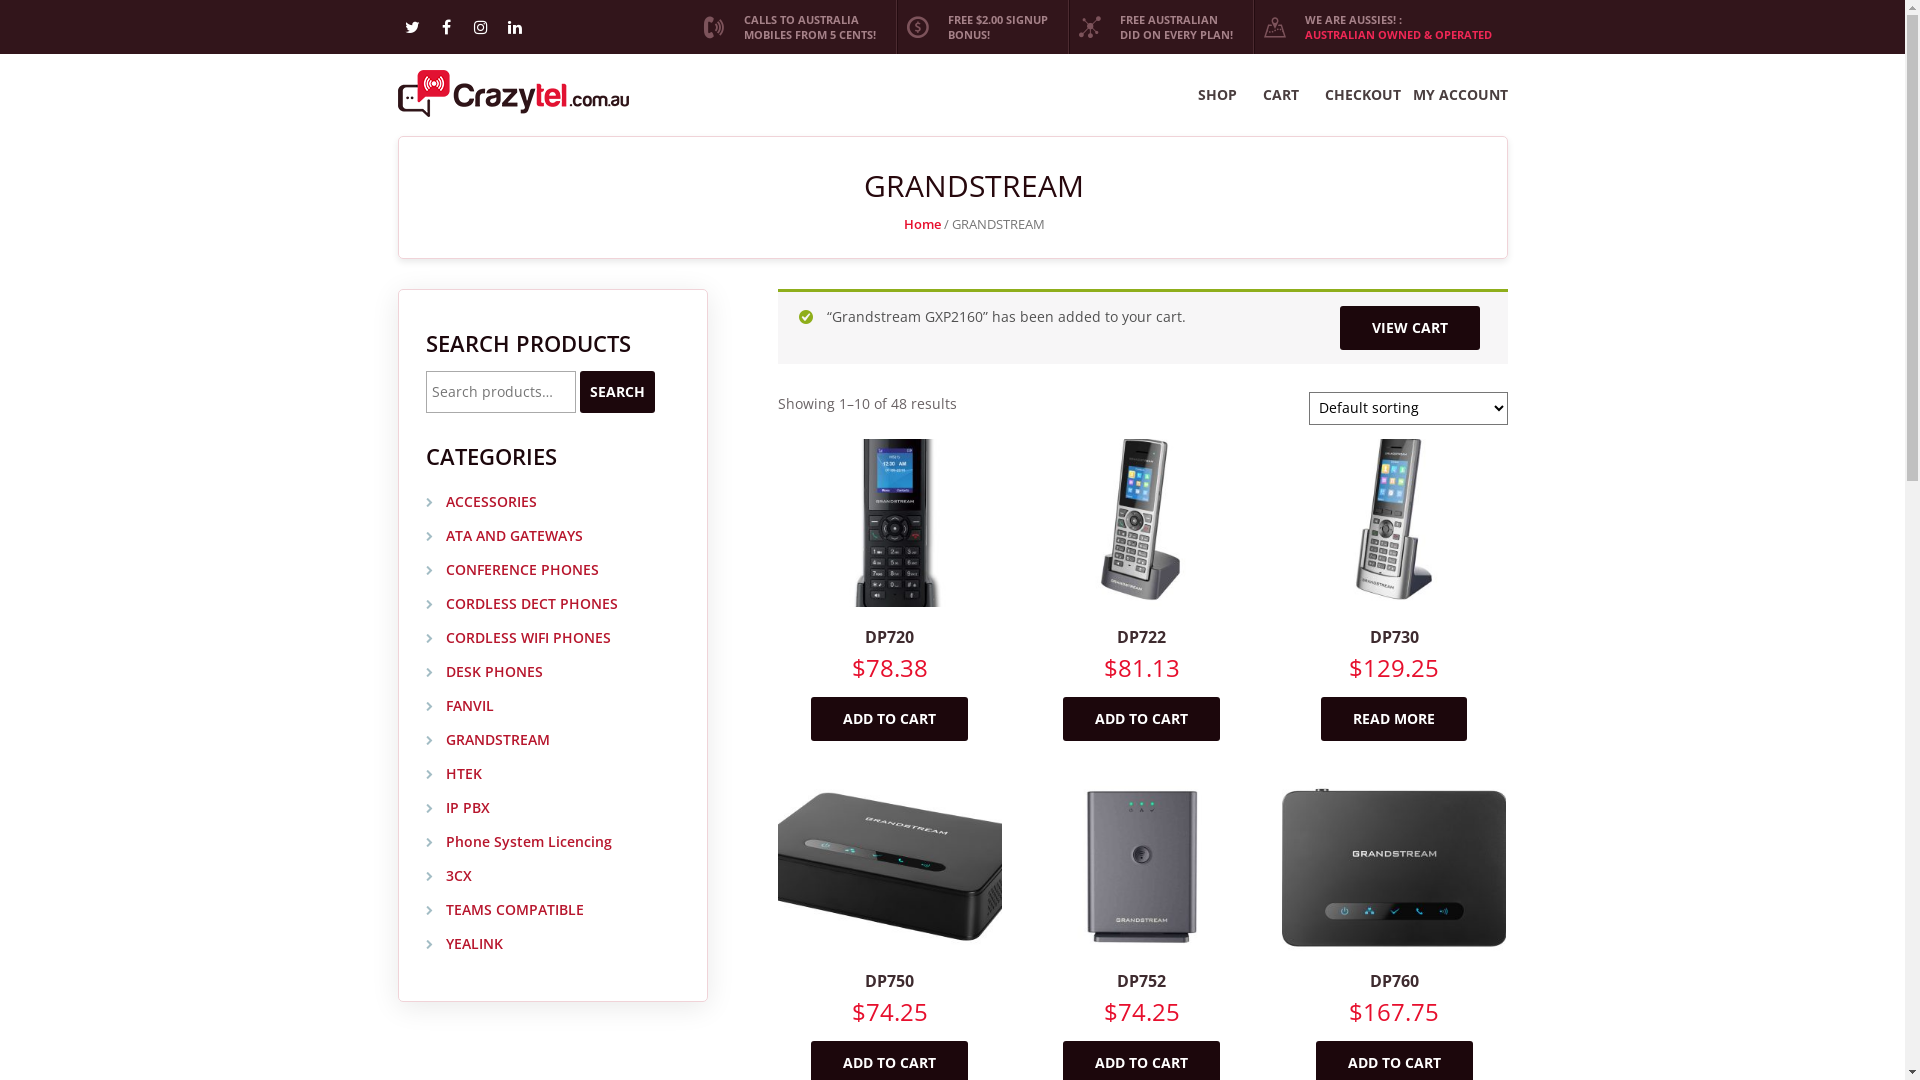 The height and width of the screenshot is (1080, 1920). Describe the element at coordinates (1361, 95) in the screenshot. I see `'CHECKOUT'` at that location.